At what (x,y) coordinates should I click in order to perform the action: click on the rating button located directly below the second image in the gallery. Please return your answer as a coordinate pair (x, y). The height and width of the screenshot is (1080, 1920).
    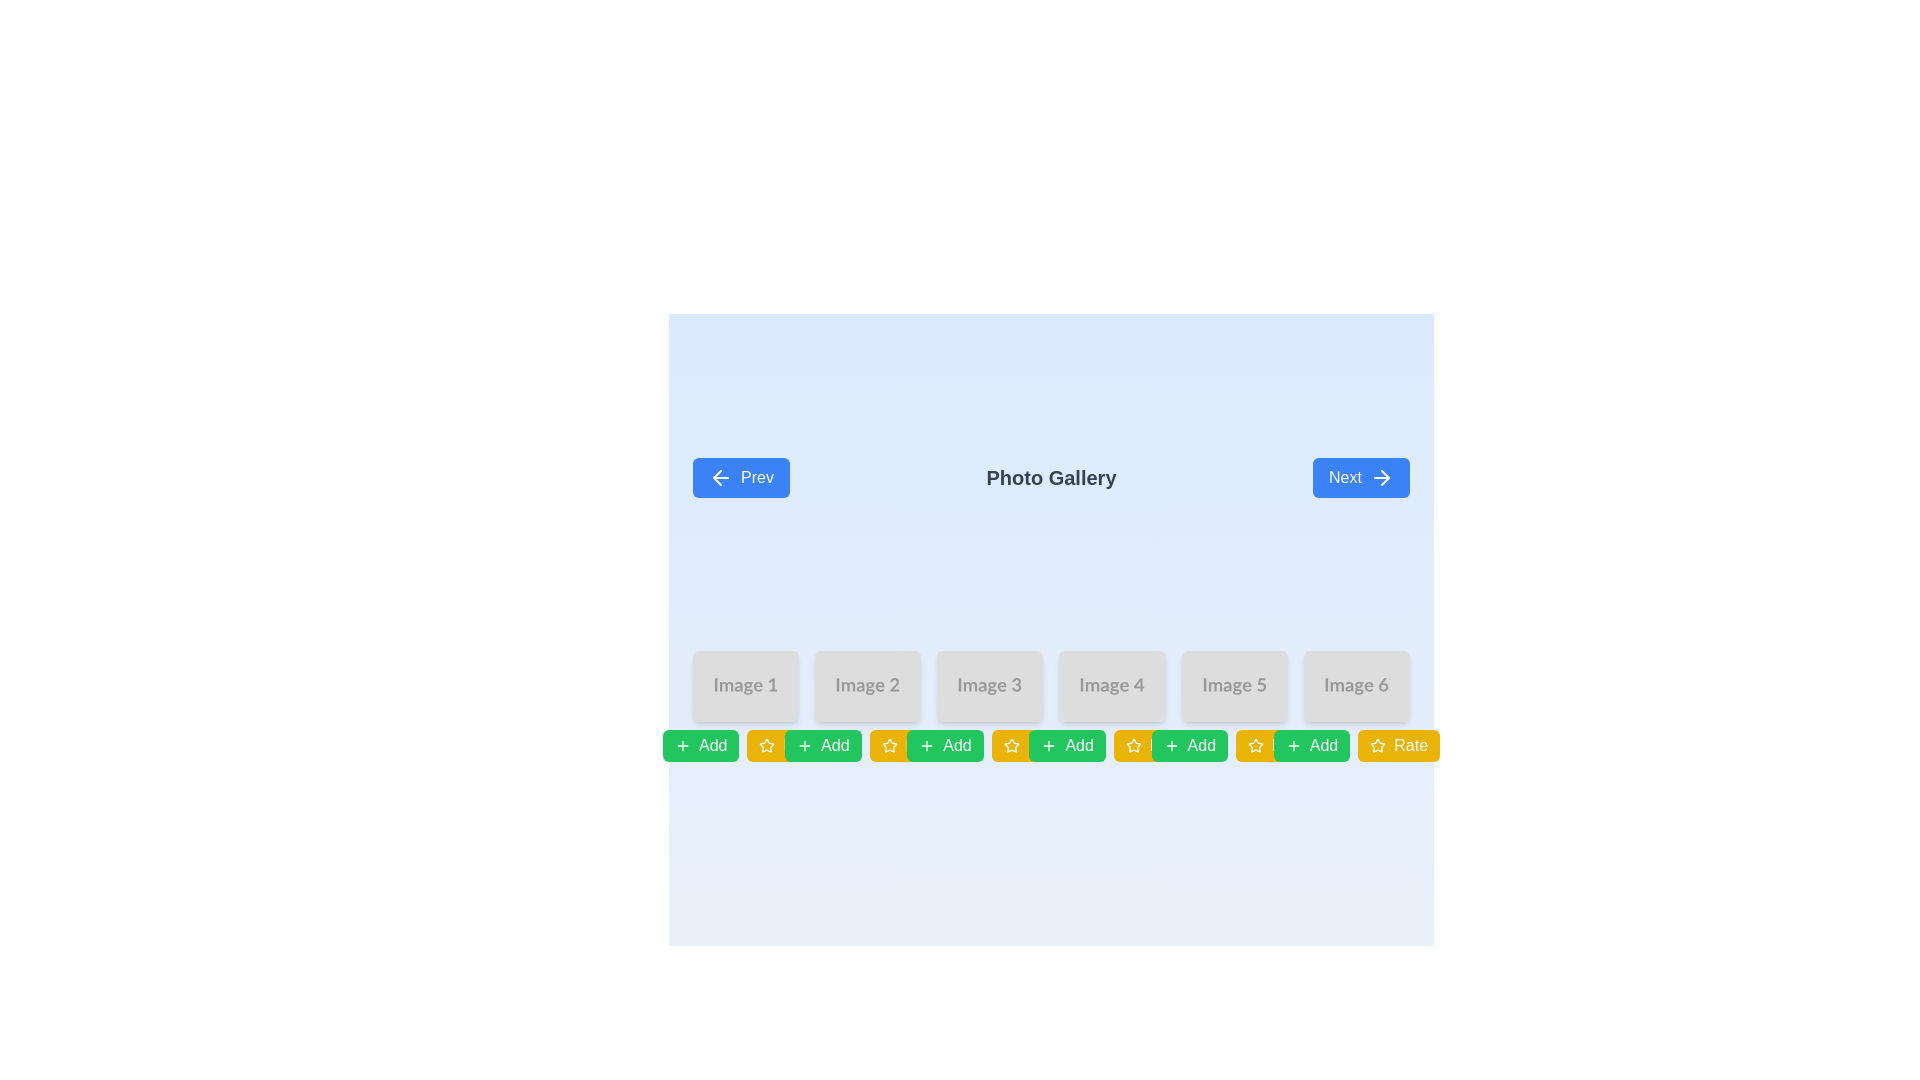
    Looking at the image, I should click on (868, 745).